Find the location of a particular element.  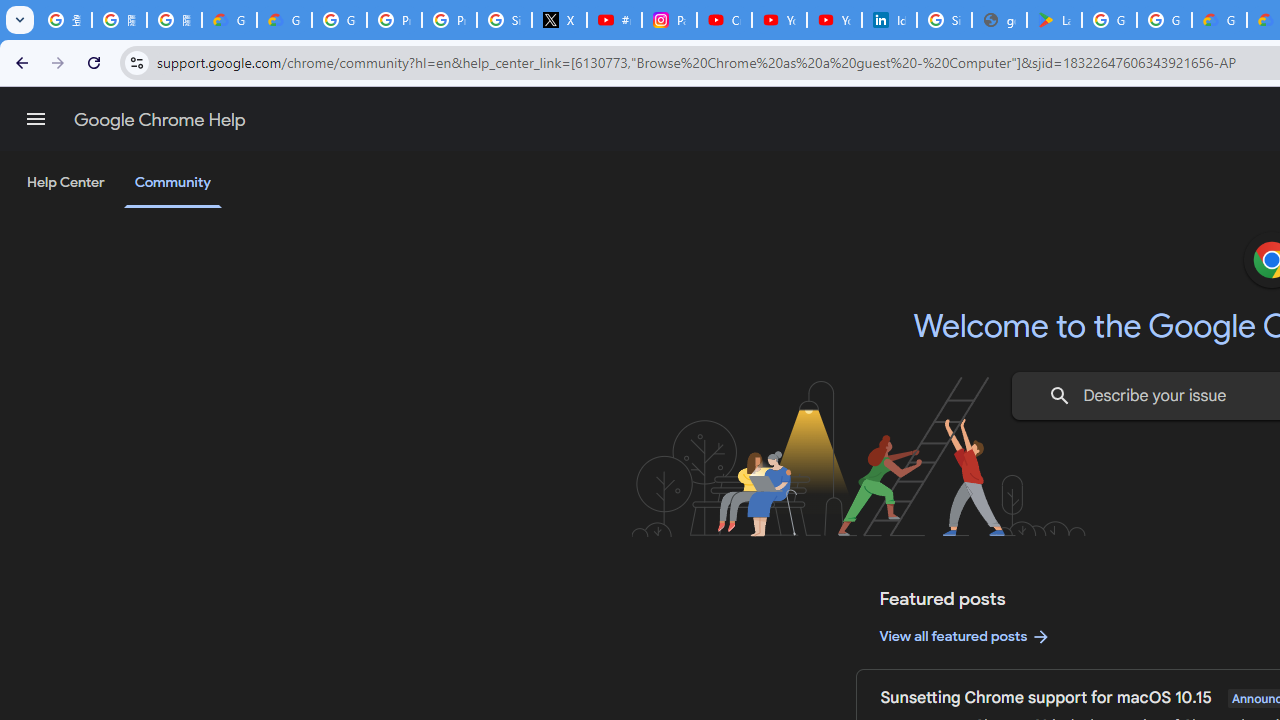

'Google Chrome Help' is located at coordinates (160, 119).